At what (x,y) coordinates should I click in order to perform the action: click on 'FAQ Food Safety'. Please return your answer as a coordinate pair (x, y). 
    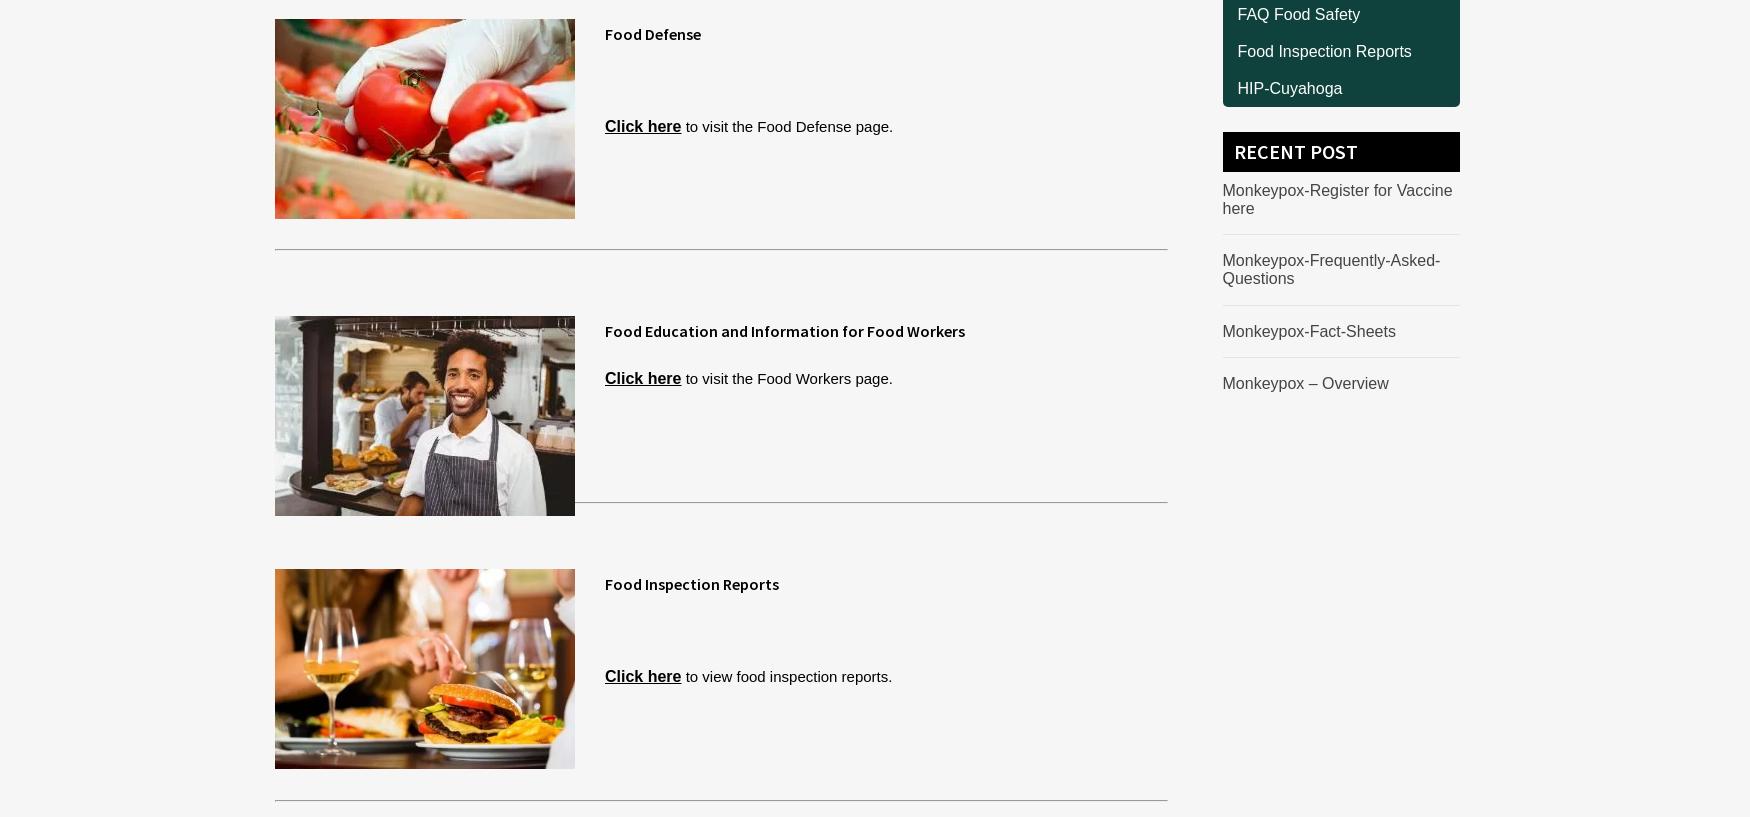
    Looking at the image, I should click on (1297, 12).